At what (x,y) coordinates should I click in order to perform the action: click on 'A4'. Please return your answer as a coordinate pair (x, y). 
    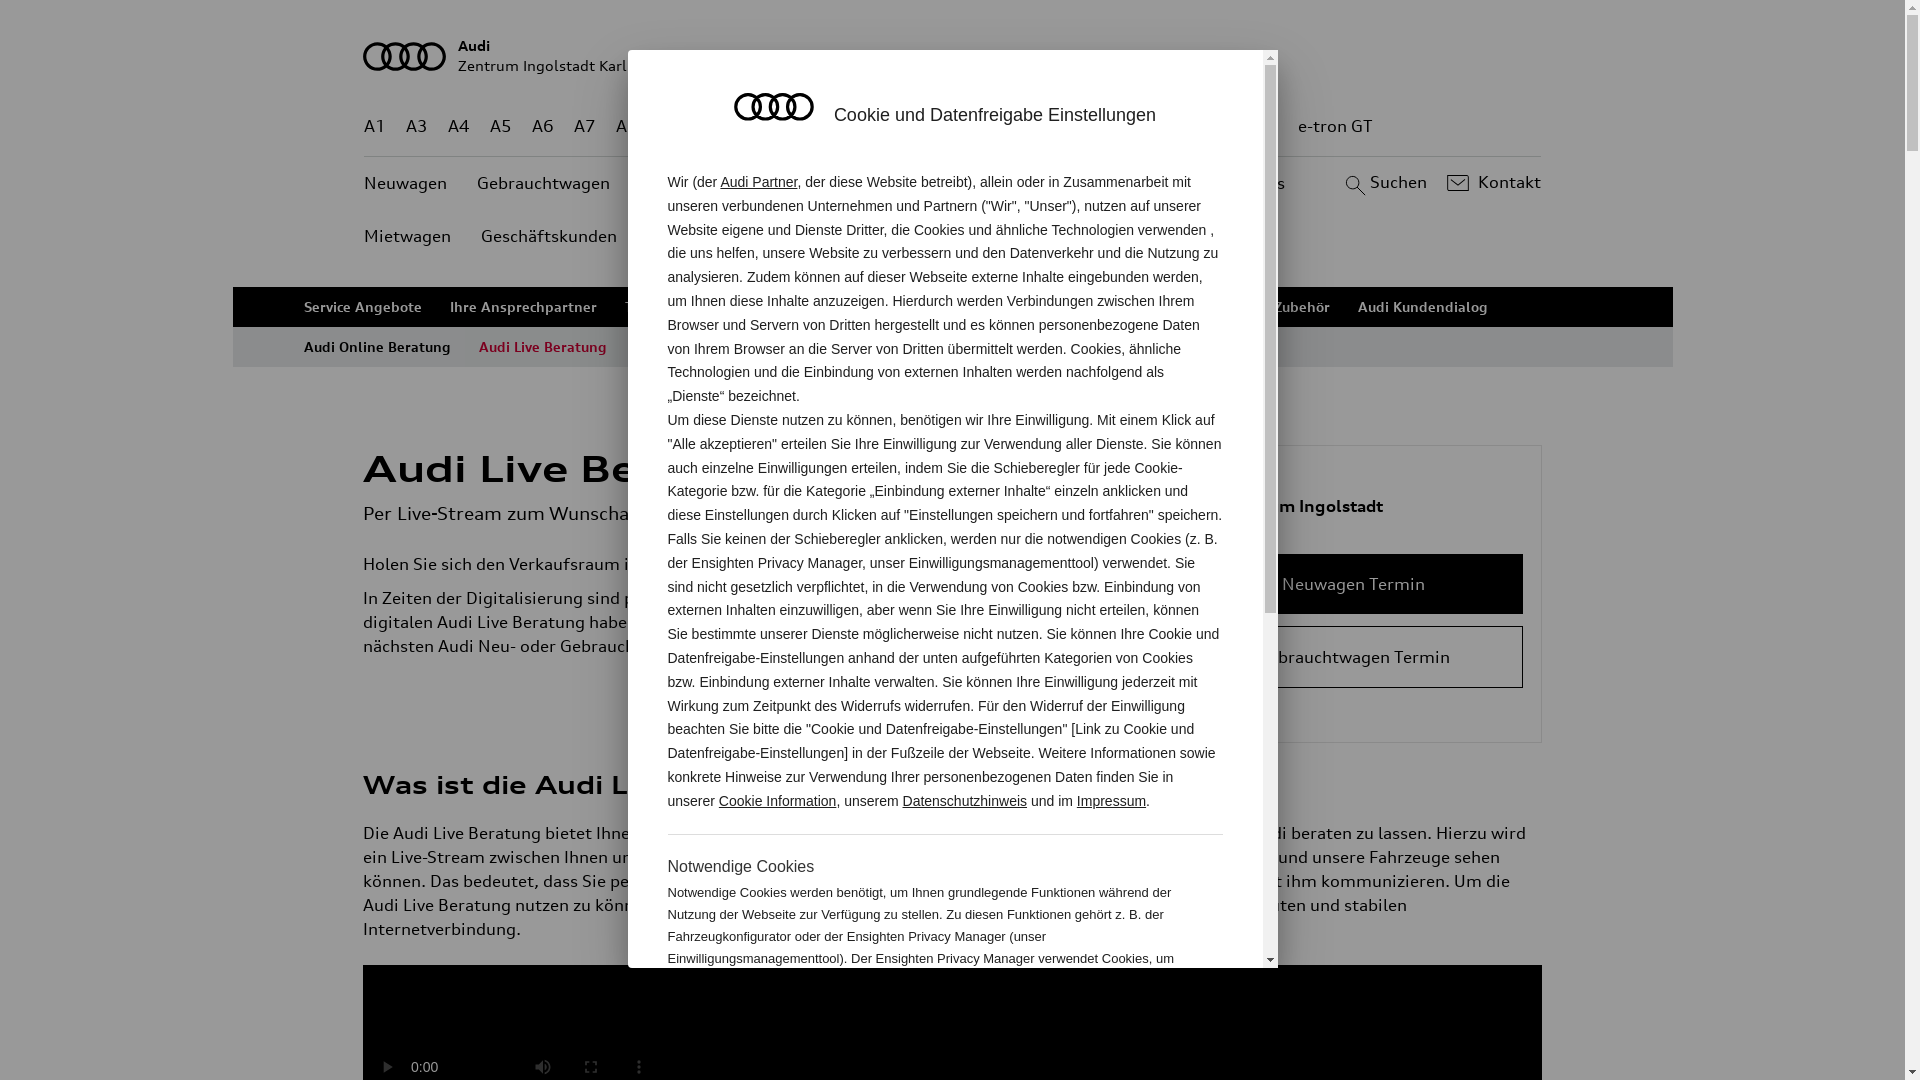
    Looking at the image, I should click on (458, 126).